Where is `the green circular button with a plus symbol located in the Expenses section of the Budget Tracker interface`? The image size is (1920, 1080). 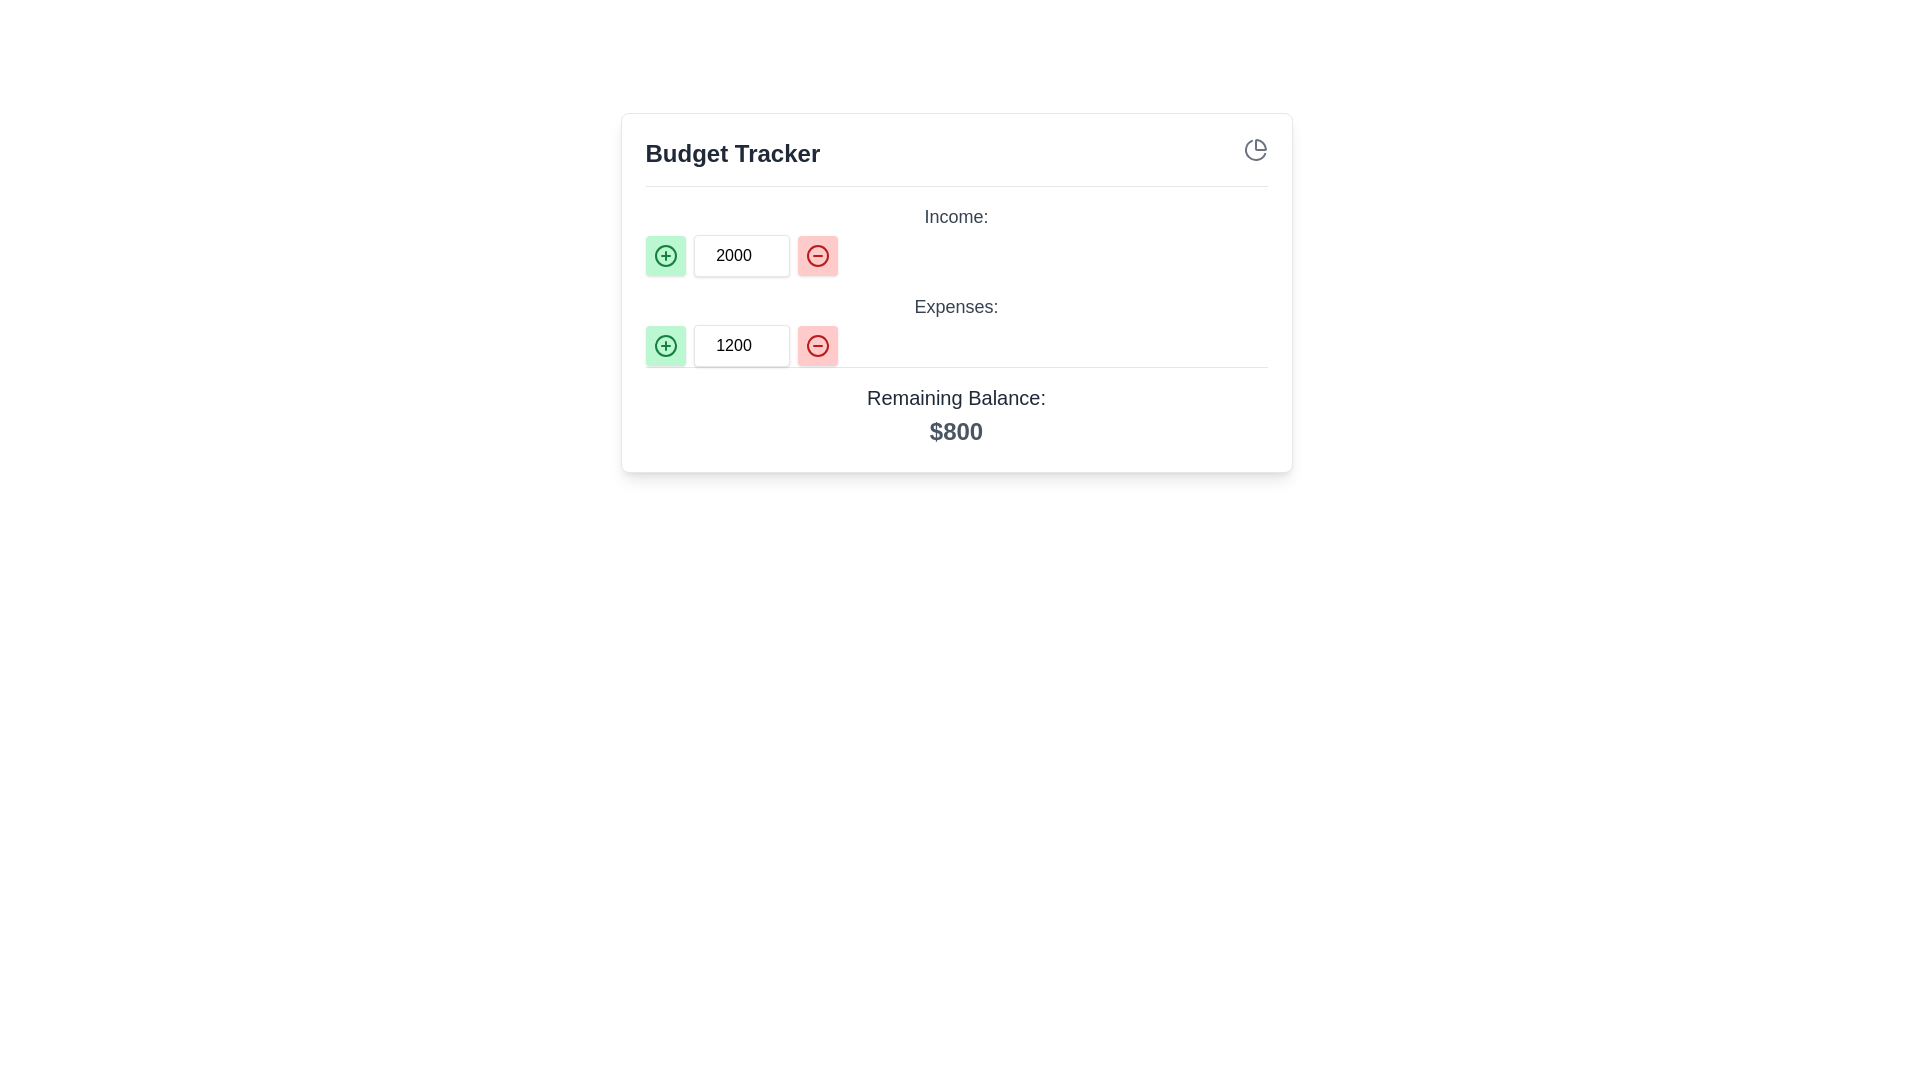
the green circular button with a plus symbol located in the Expenses section of the Budget Tracker interface is located at coordinates (665, 345).